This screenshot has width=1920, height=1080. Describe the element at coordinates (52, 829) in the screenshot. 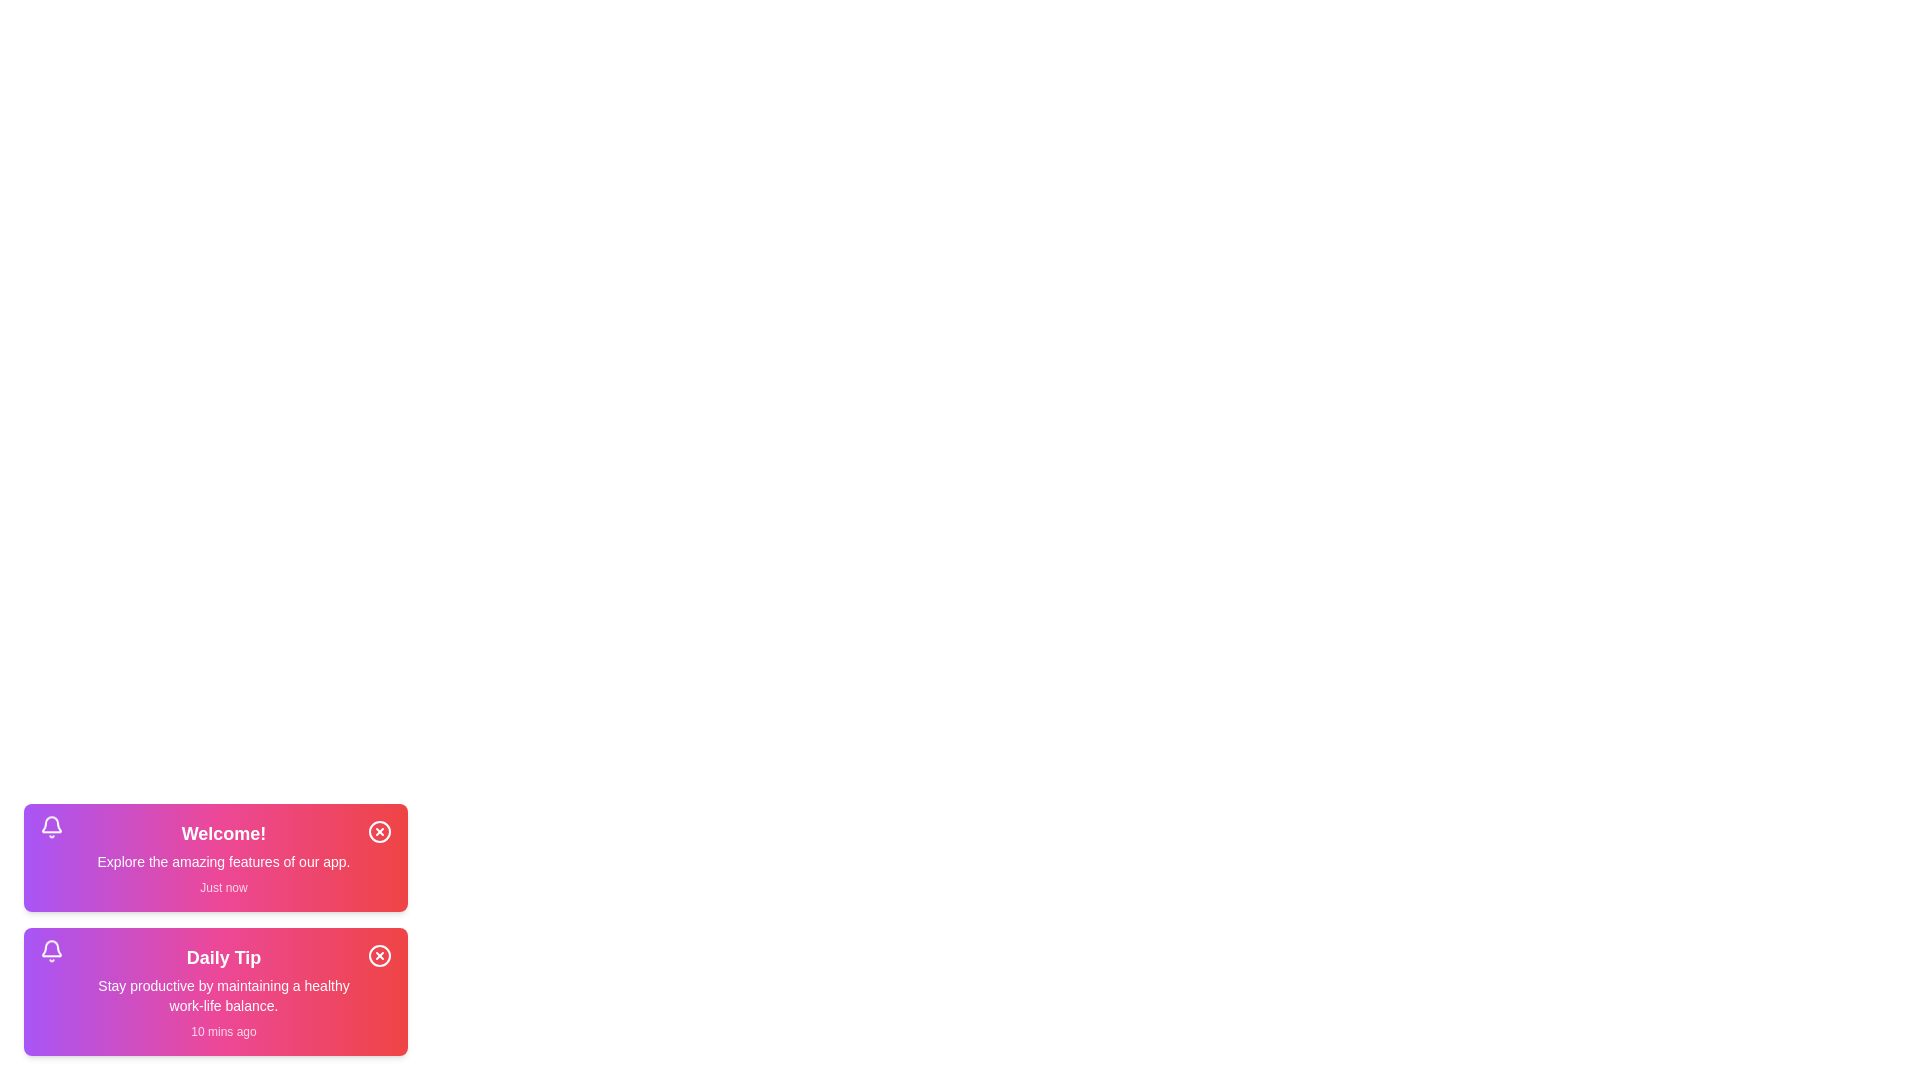

I see `the bell icon in the notification widget` at that location.